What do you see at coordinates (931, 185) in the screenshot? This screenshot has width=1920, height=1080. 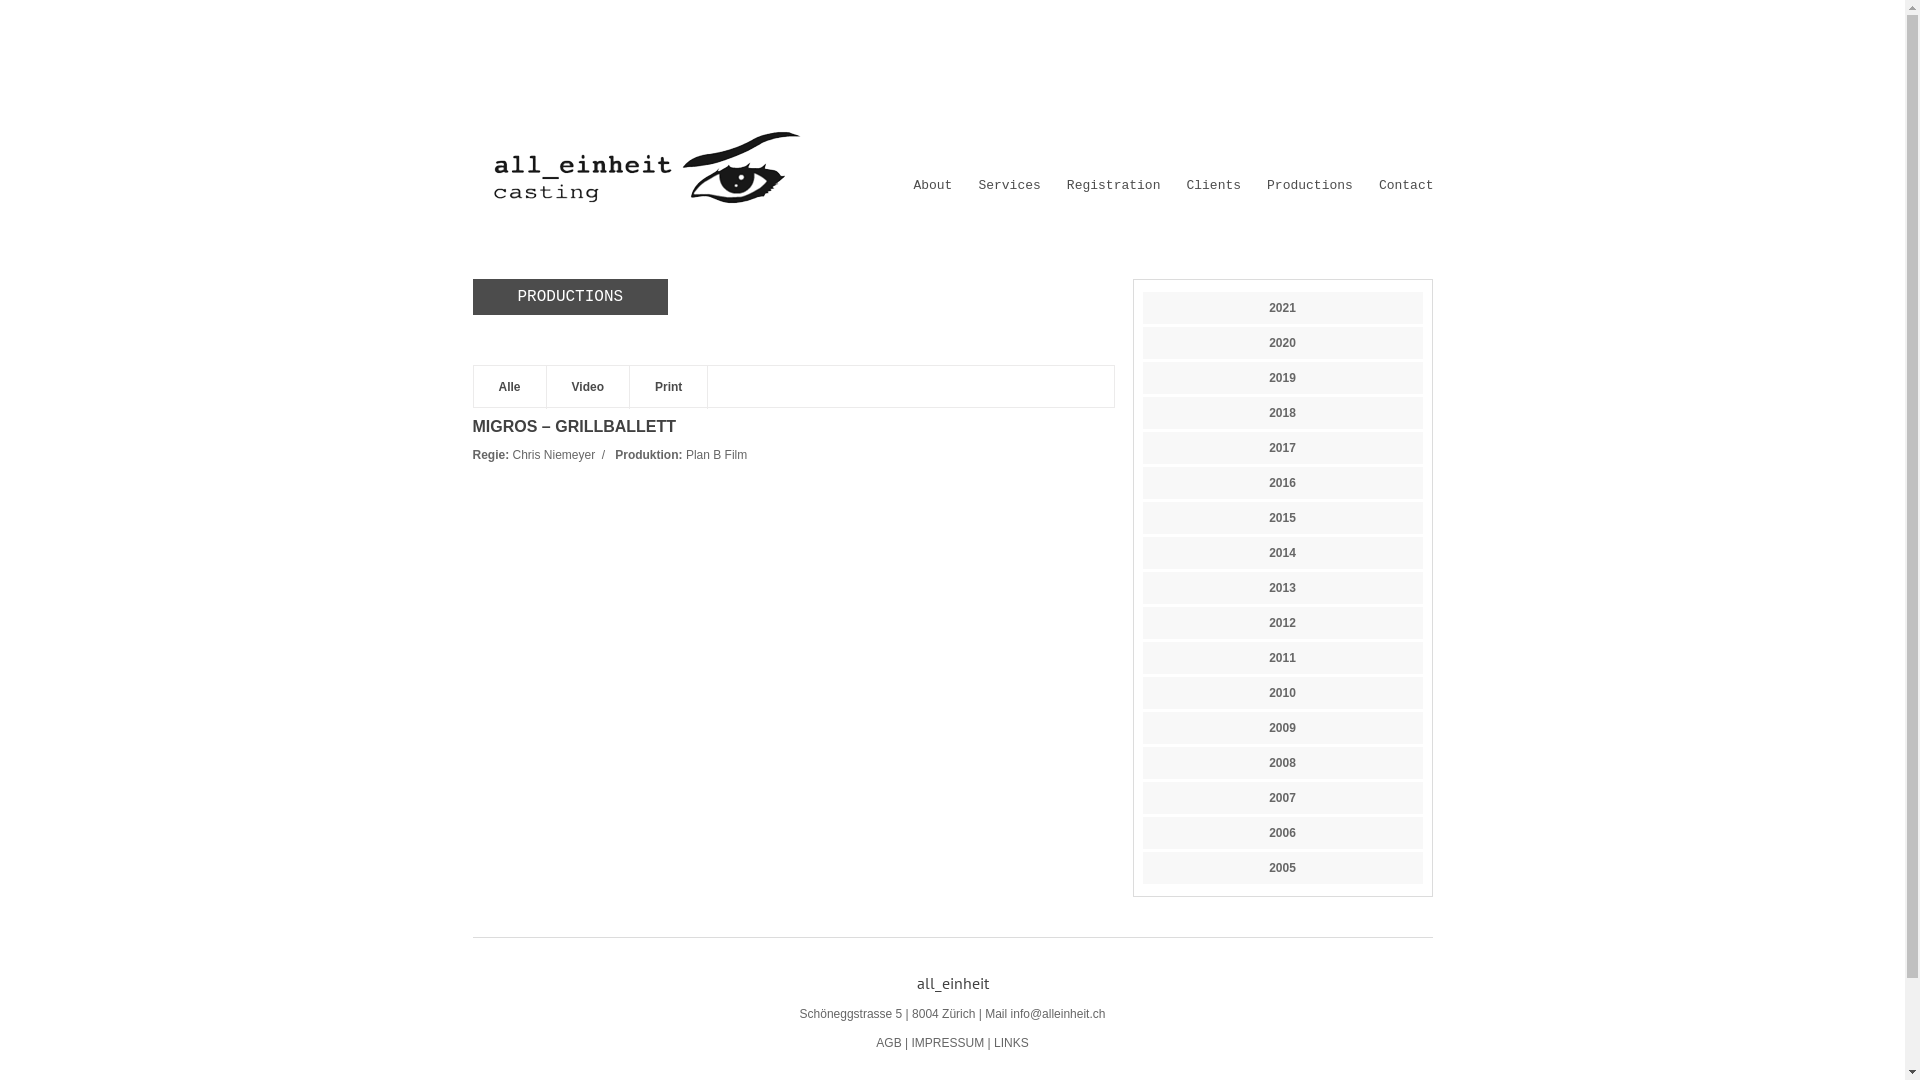 I see `'About'` at bounding box center [931, 185].